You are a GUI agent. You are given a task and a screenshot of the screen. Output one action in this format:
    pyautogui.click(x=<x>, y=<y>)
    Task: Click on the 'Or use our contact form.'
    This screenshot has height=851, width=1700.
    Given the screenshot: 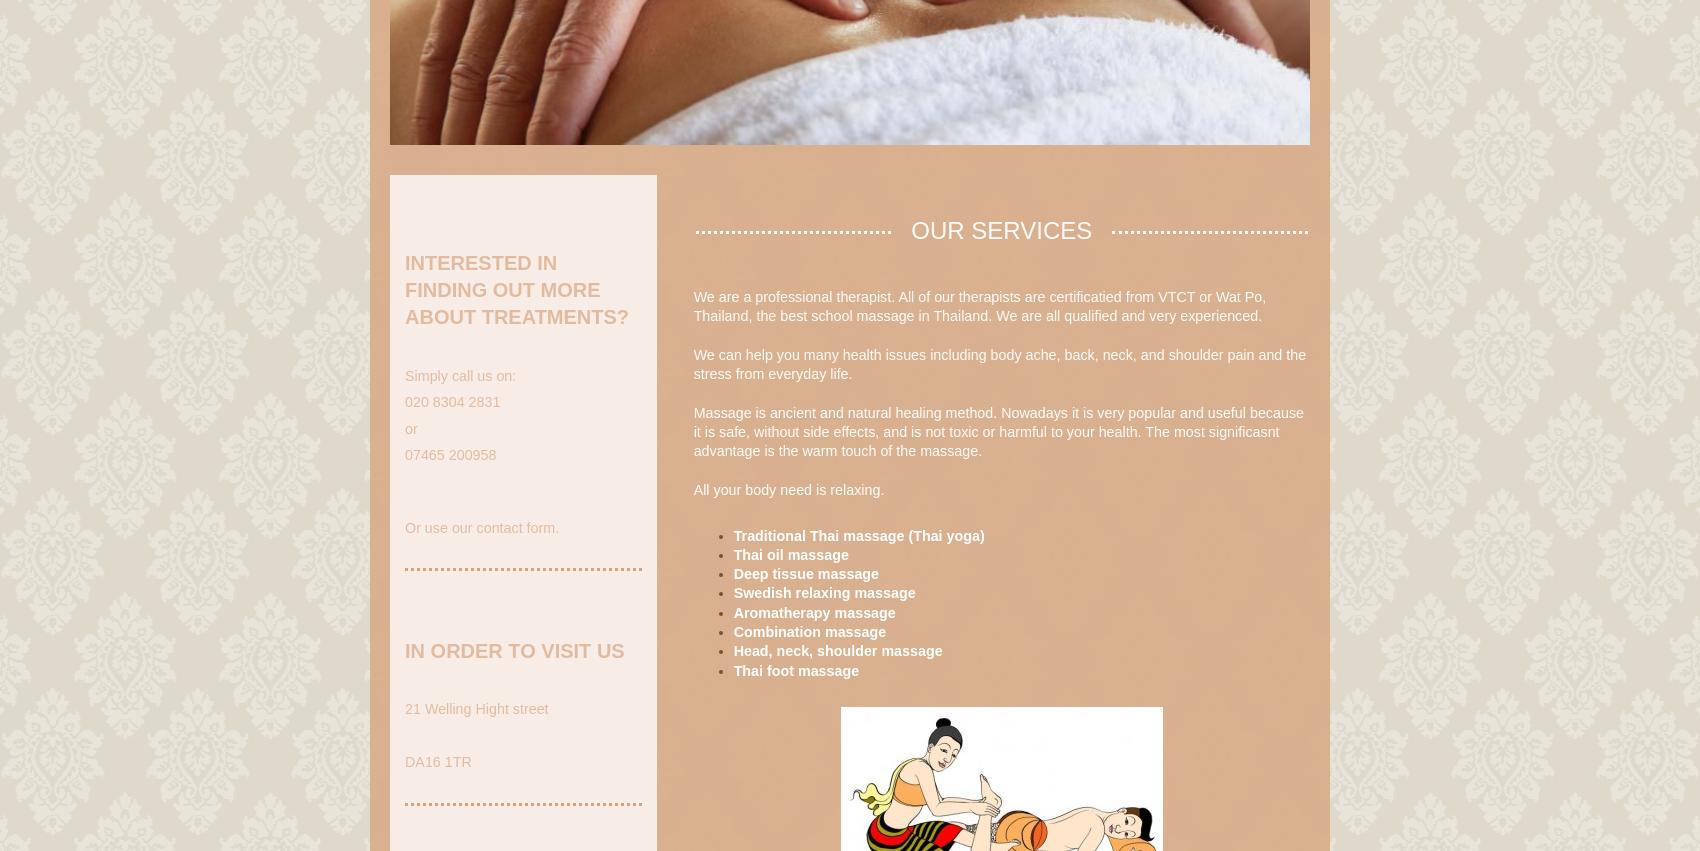 What is the action you would take?
    pyautogui.click(x=403, y=527)
    